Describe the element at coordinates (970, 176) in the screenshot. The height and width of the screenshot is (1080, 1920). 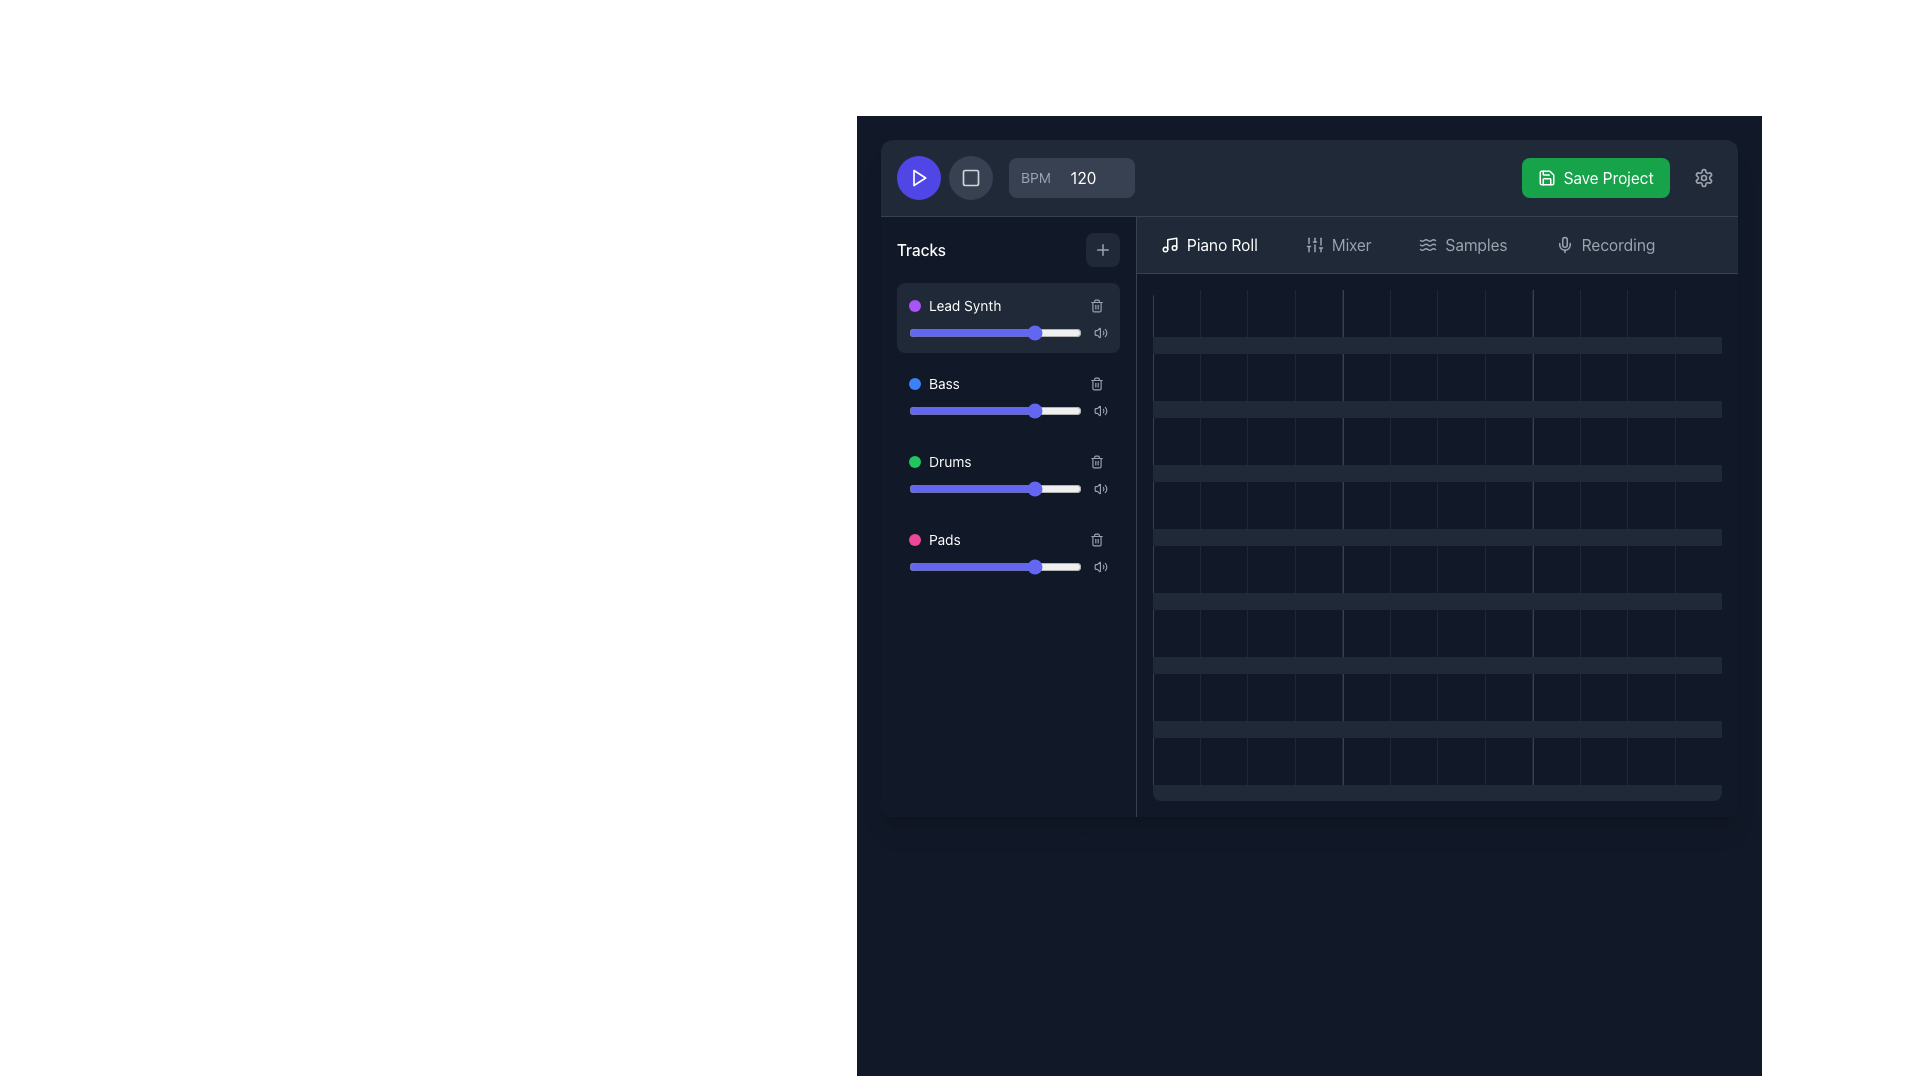
I see `the Stop button located to the immediate right of the blue circular play button, which is the second button in the horizontal layout of control buttons` at that location.